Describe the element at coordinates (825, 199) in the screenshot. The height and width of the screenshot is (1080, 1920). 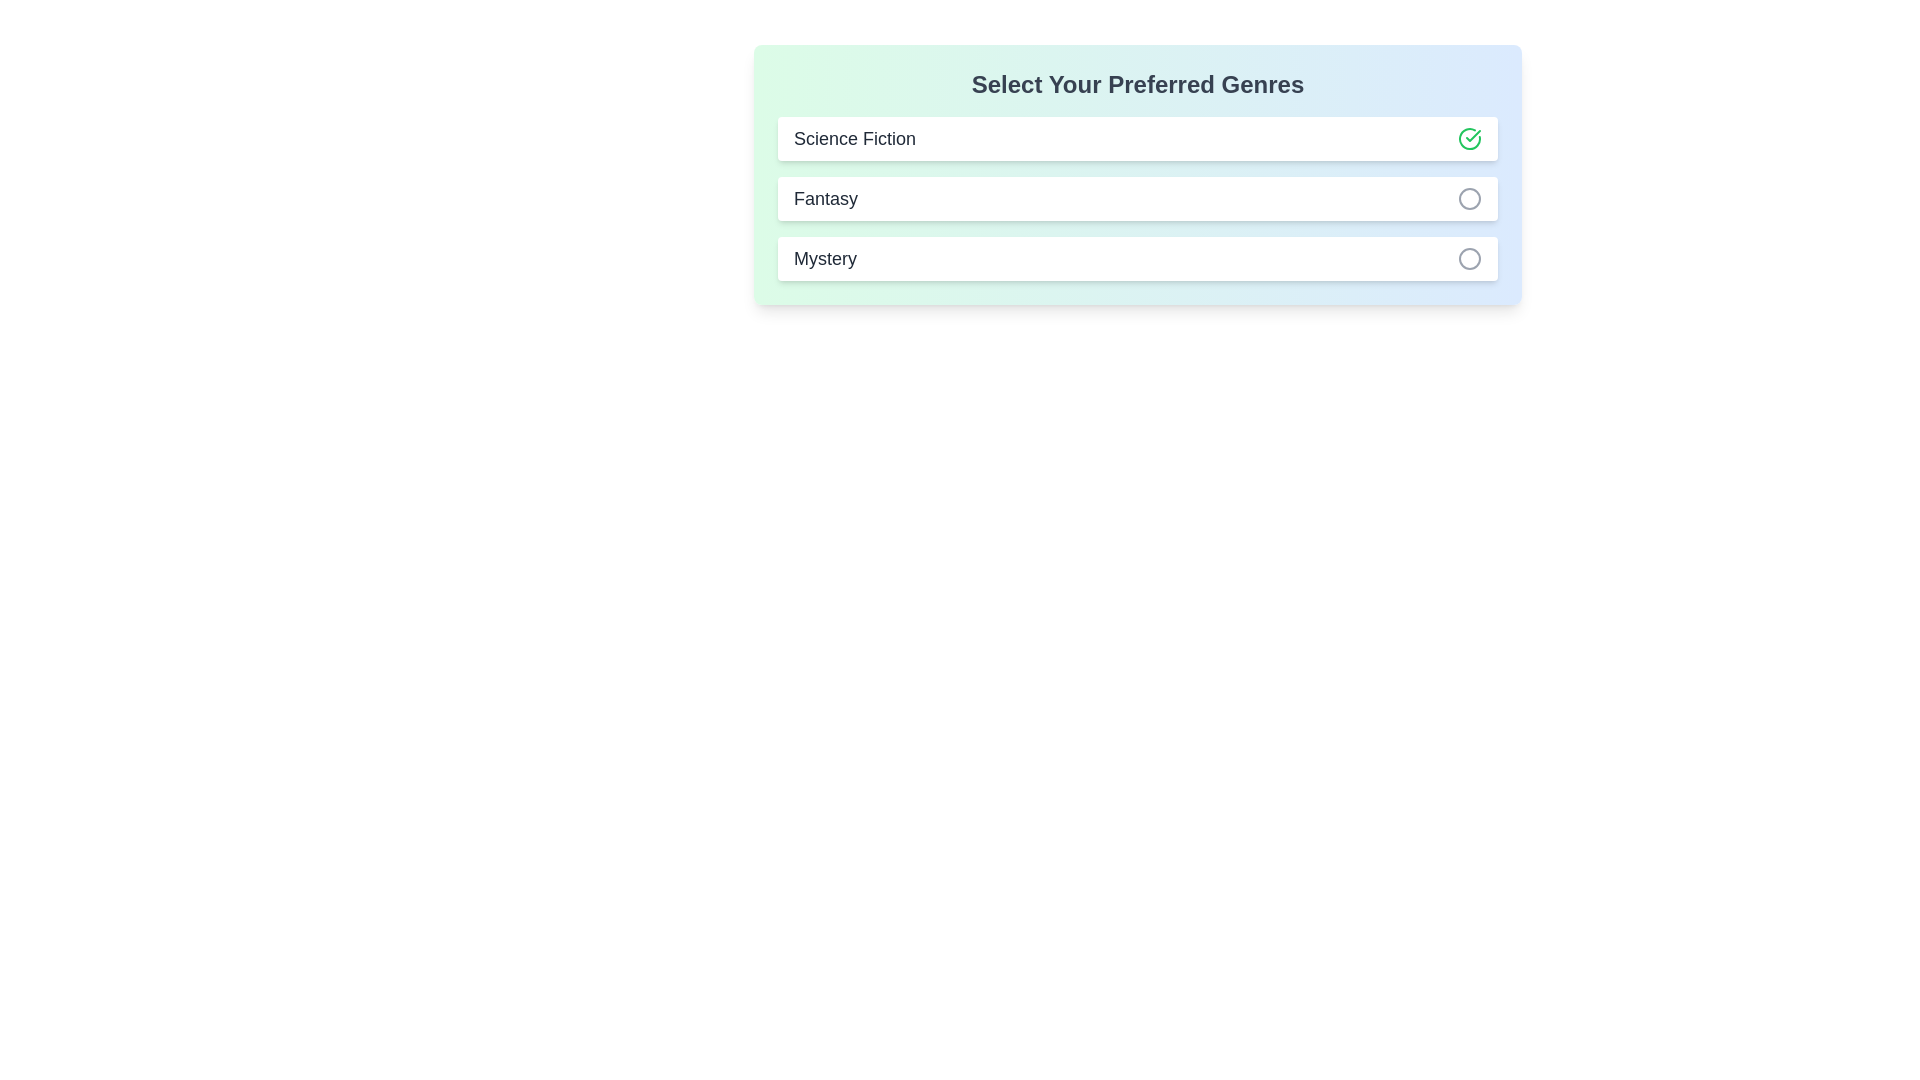
I see `the text of the genre label Fantasy` at that location.